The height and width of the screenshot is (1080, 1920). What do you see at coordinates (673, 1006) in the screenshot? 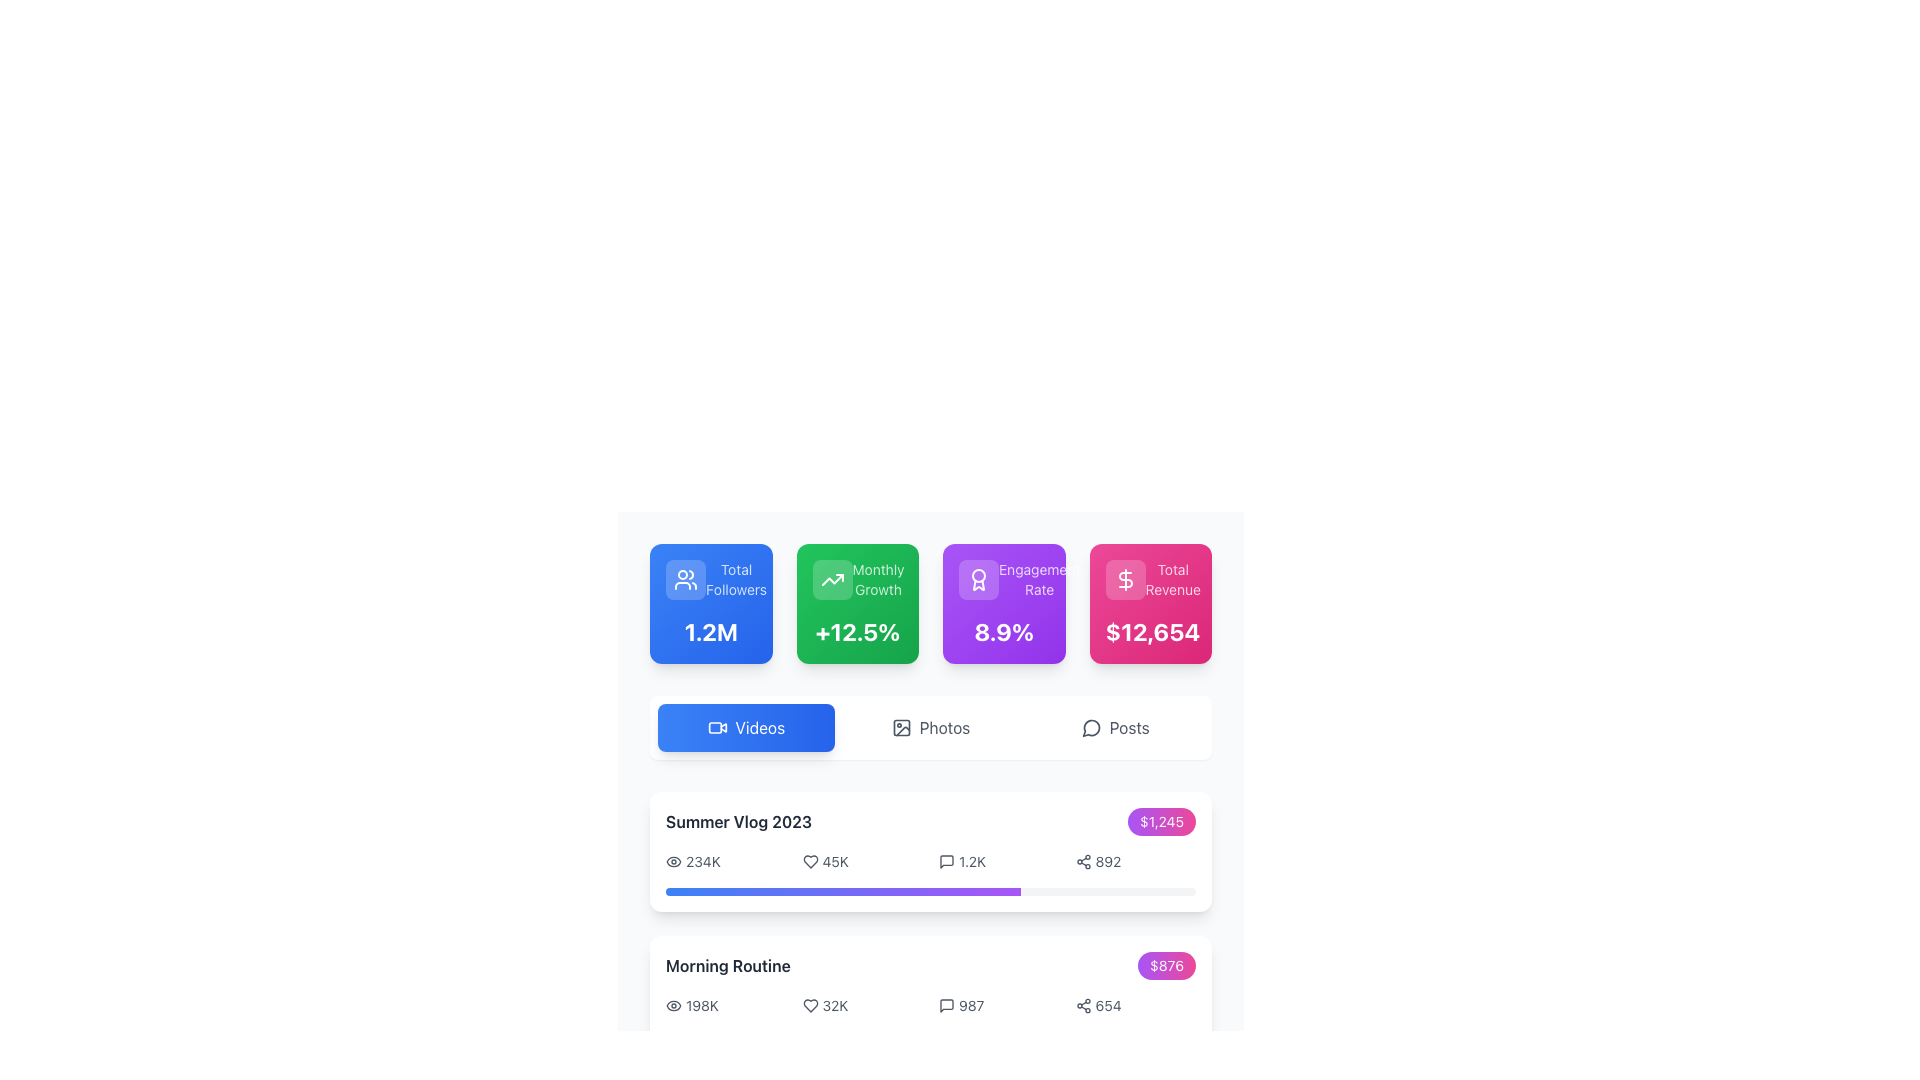
I see `the eye-shaped icon located to the left of the text '198K', which features a line-based design with an oval shape and a circular pupil detail` at bounding box center [673, 1006].